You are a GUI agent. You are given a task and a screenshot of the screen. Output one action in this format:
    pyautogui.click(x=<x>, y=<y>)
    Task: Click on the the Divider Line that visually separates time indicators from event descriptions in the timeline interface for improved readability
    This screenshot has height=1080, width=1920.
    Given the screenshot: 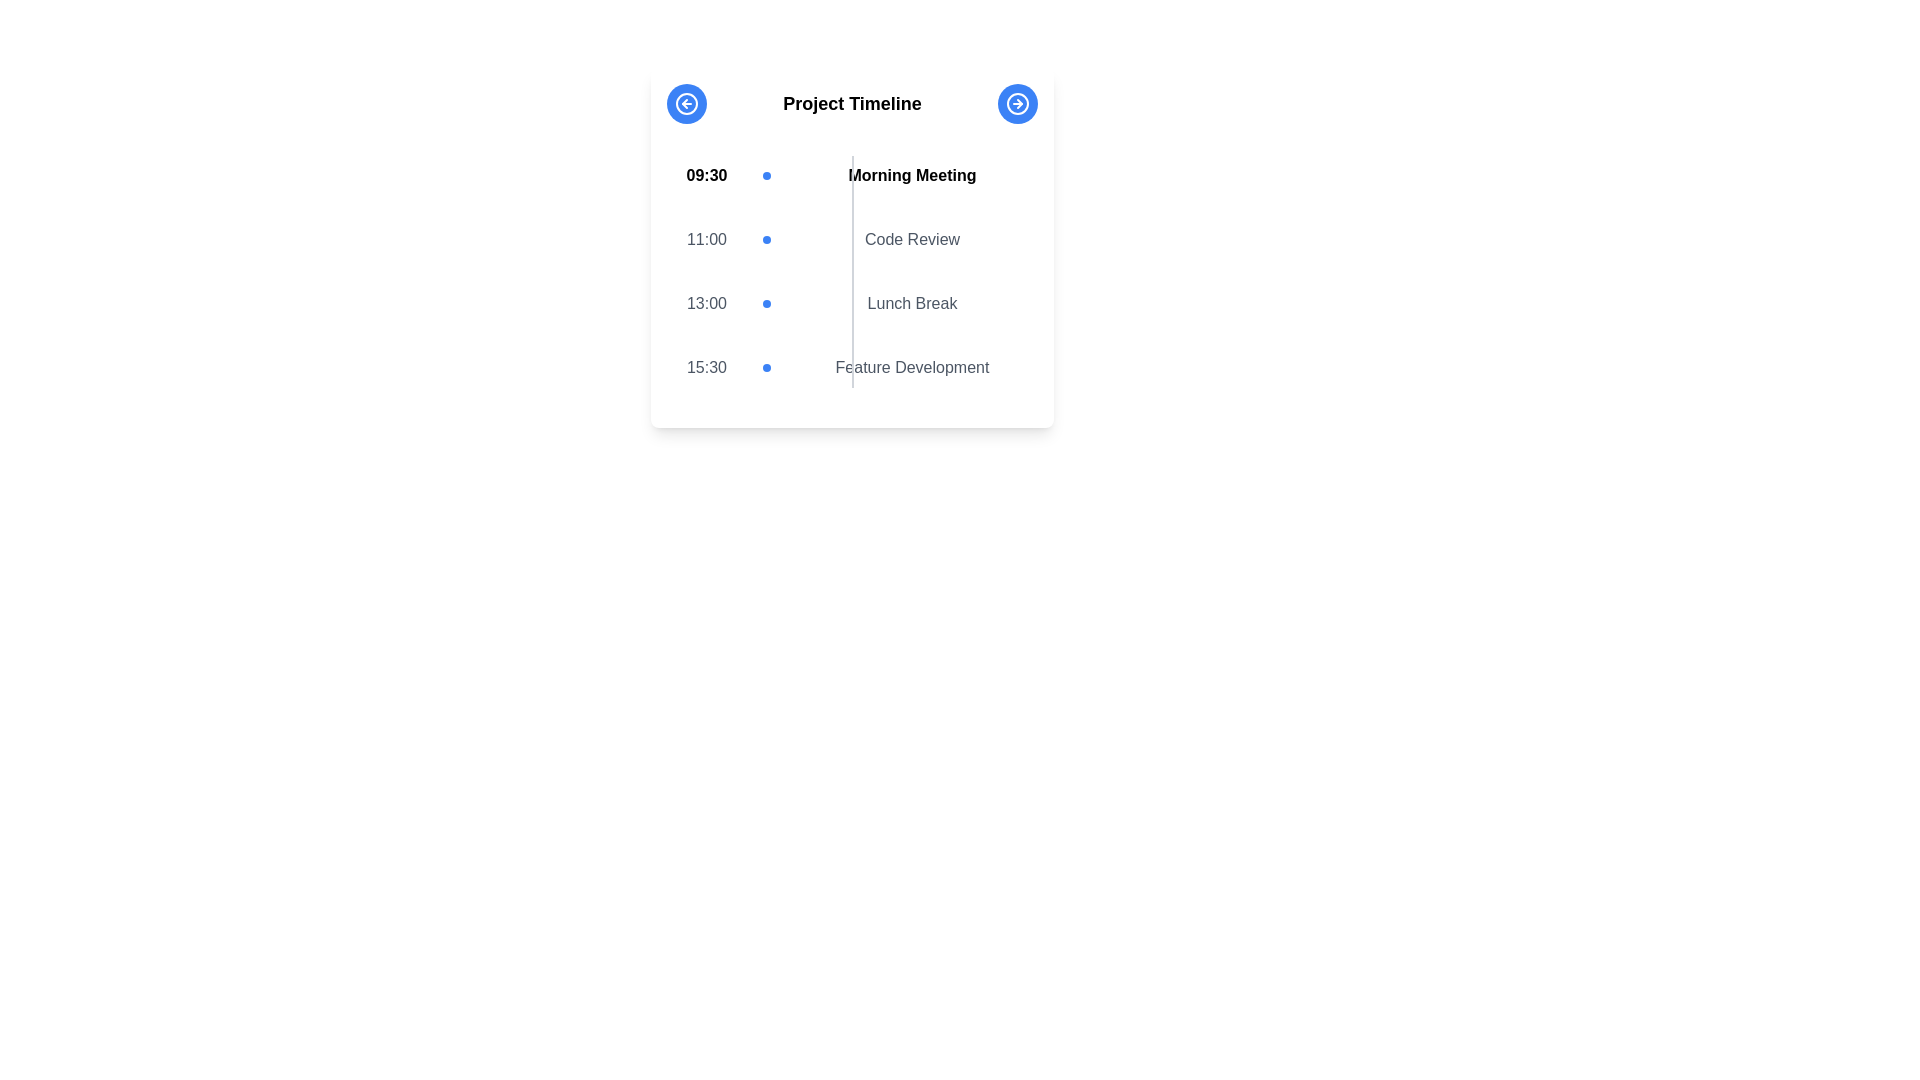 What is the action you would take?
    pyautogui.click(x=852, y=272)
    